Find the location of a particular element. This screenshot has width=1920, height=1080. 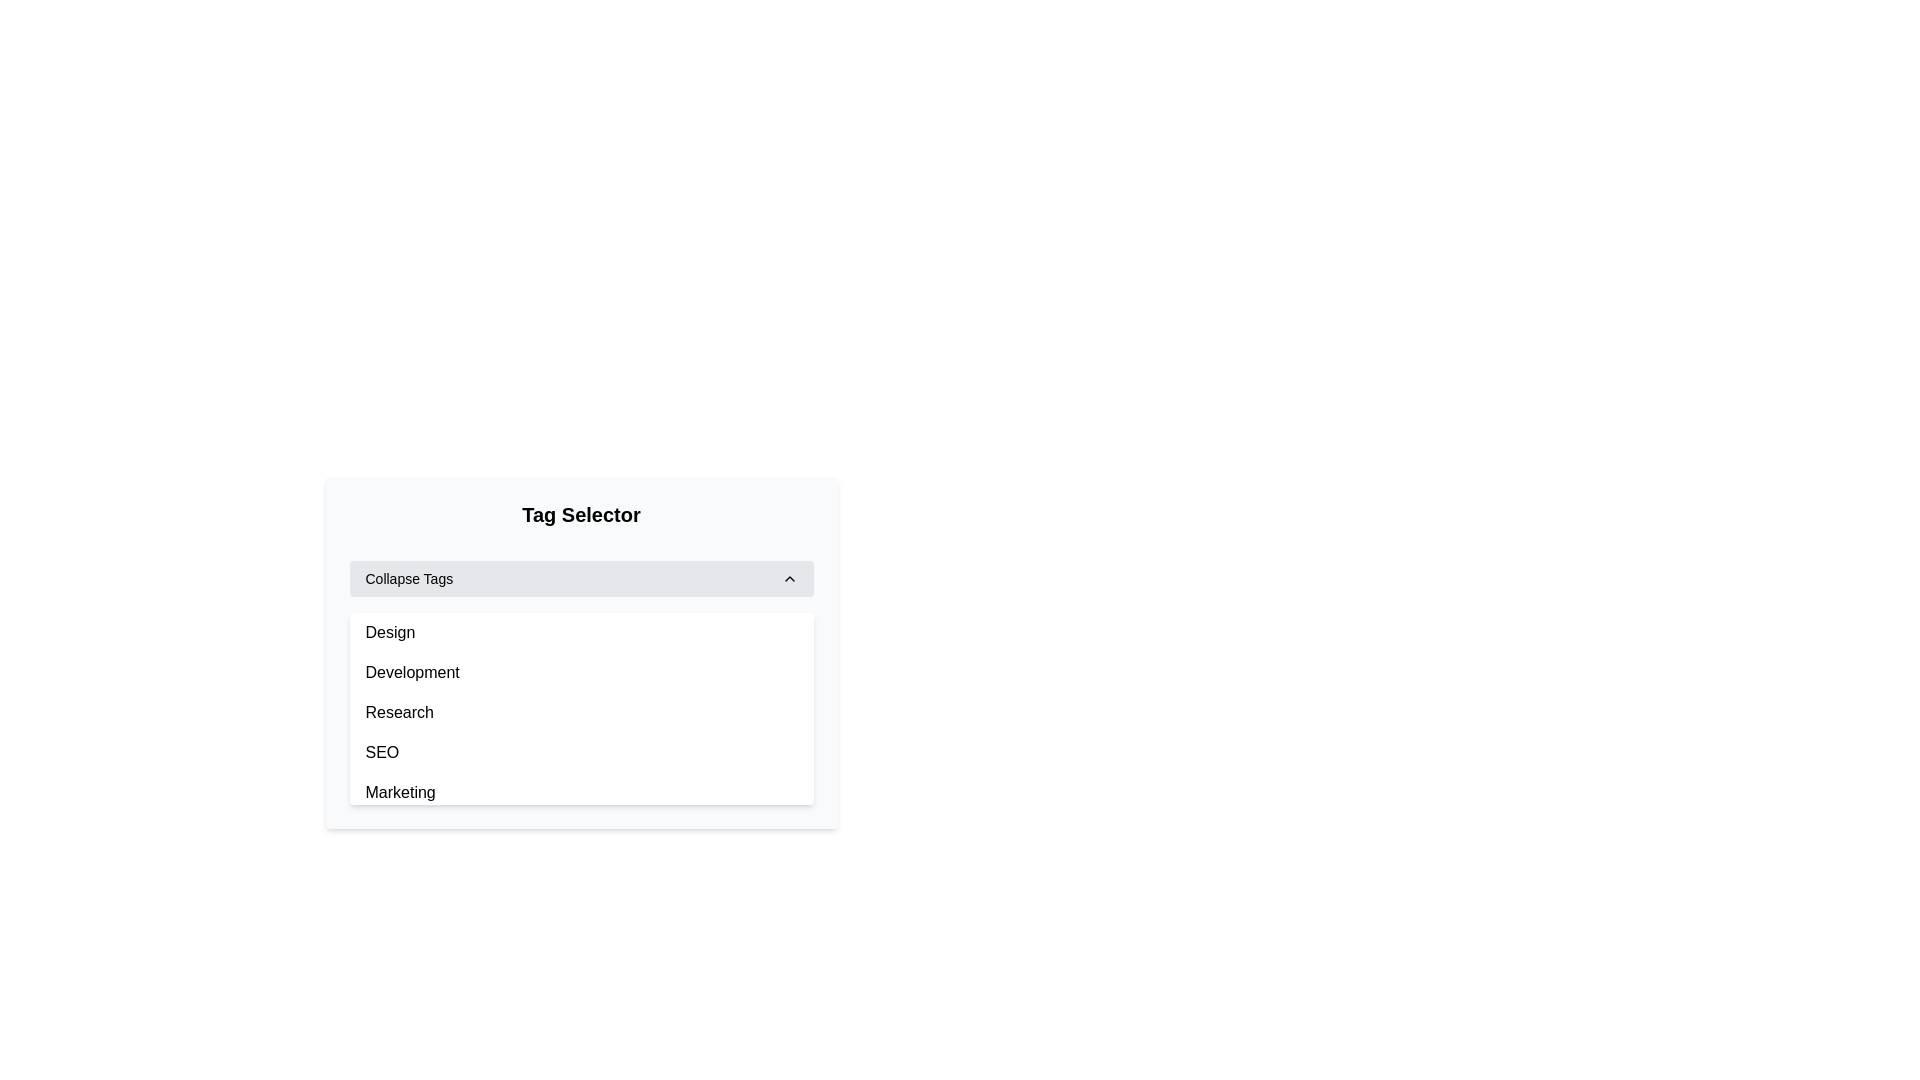

the 'Marketing' list item in the dropdown menu is located at coordinates (400, 792).